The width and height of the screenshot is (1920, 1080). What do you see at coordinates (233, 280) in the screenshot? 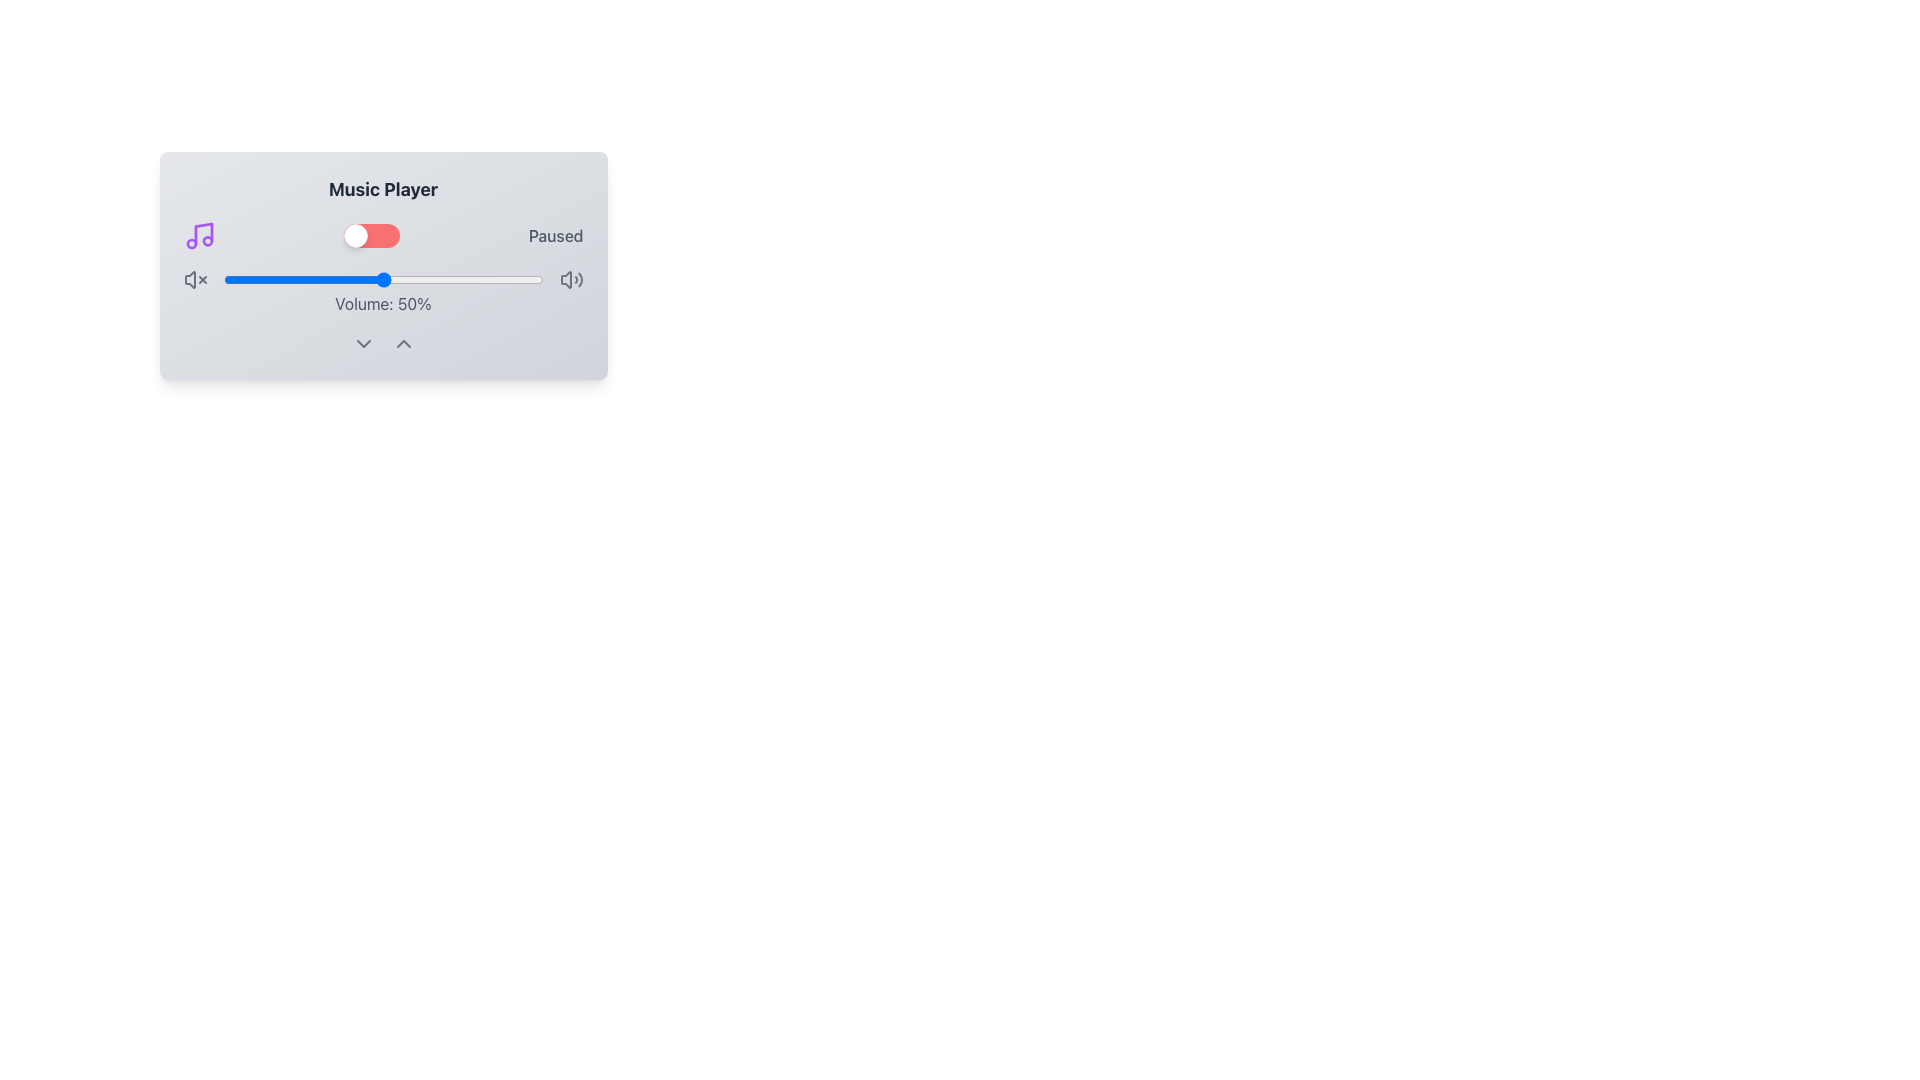
I see `volume` at bounding box center [233, 280].